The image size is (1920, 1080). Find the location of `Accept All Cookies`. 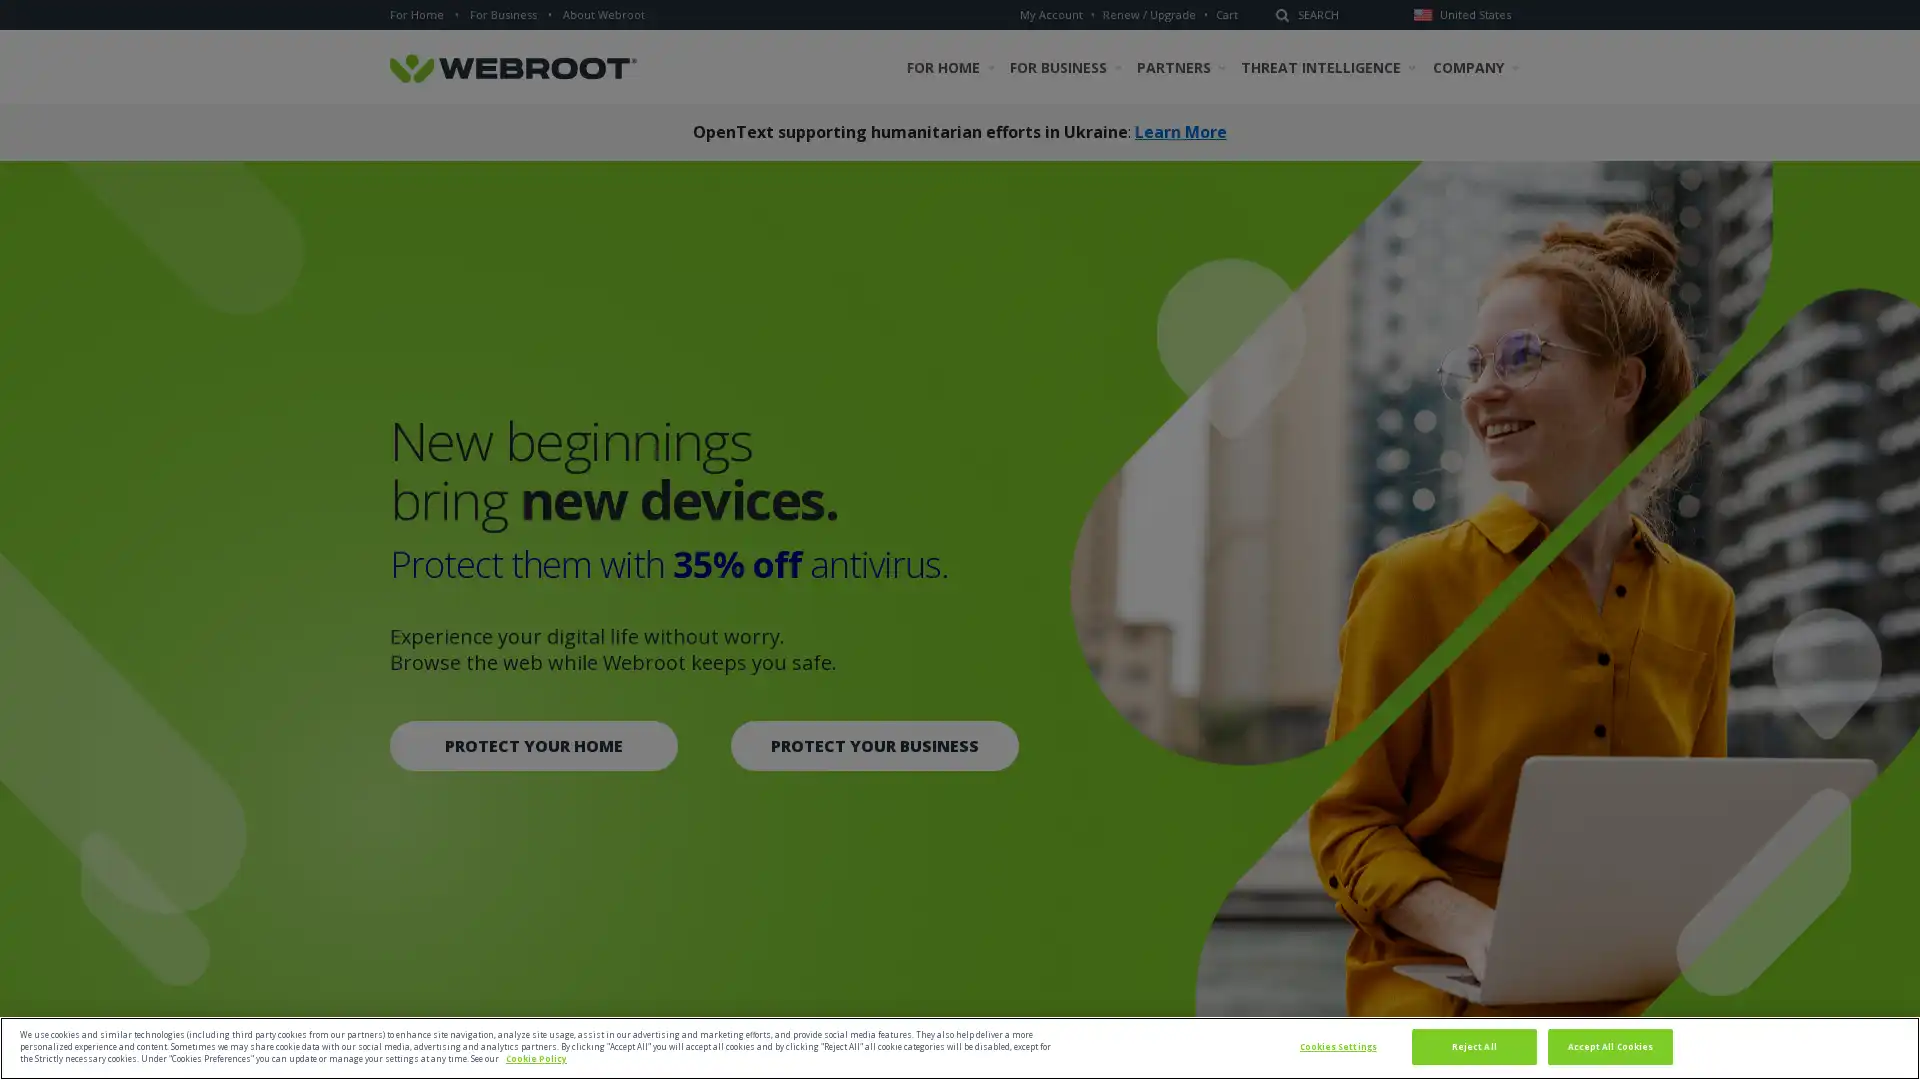

Accept All Cookies is located at coordinates (1609, 1045).